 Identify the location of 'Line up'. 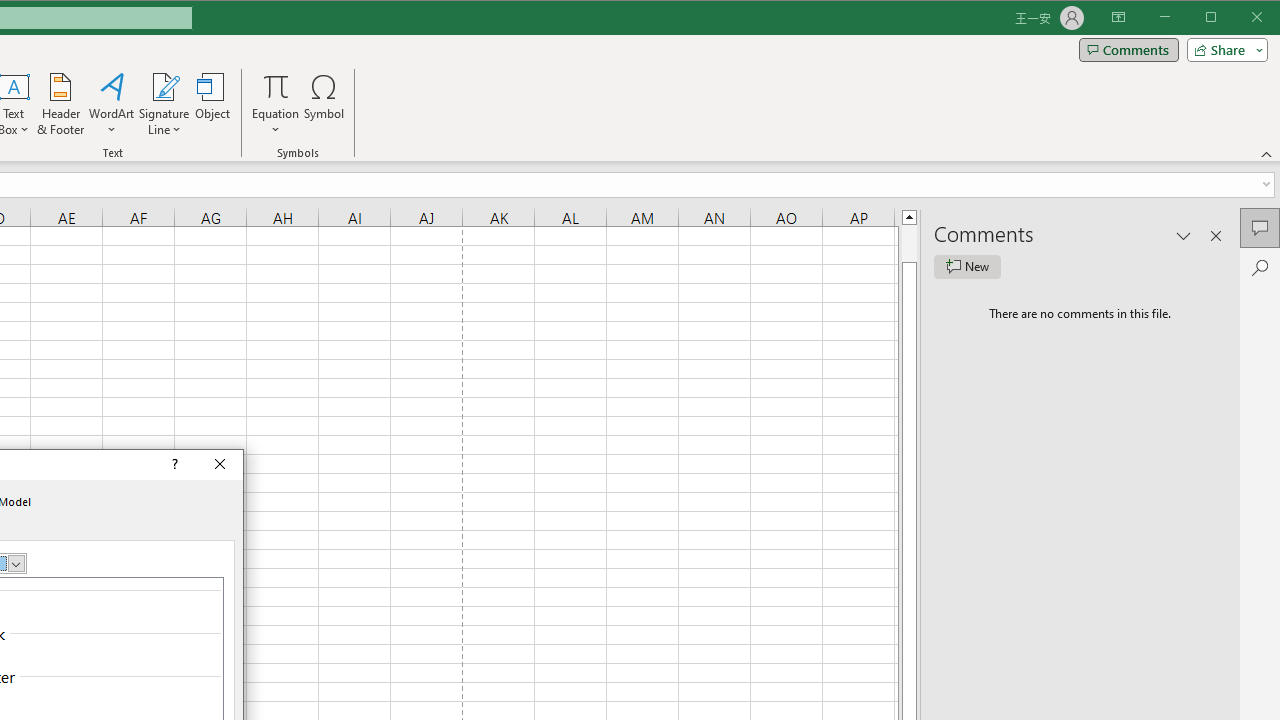
(908, 216).